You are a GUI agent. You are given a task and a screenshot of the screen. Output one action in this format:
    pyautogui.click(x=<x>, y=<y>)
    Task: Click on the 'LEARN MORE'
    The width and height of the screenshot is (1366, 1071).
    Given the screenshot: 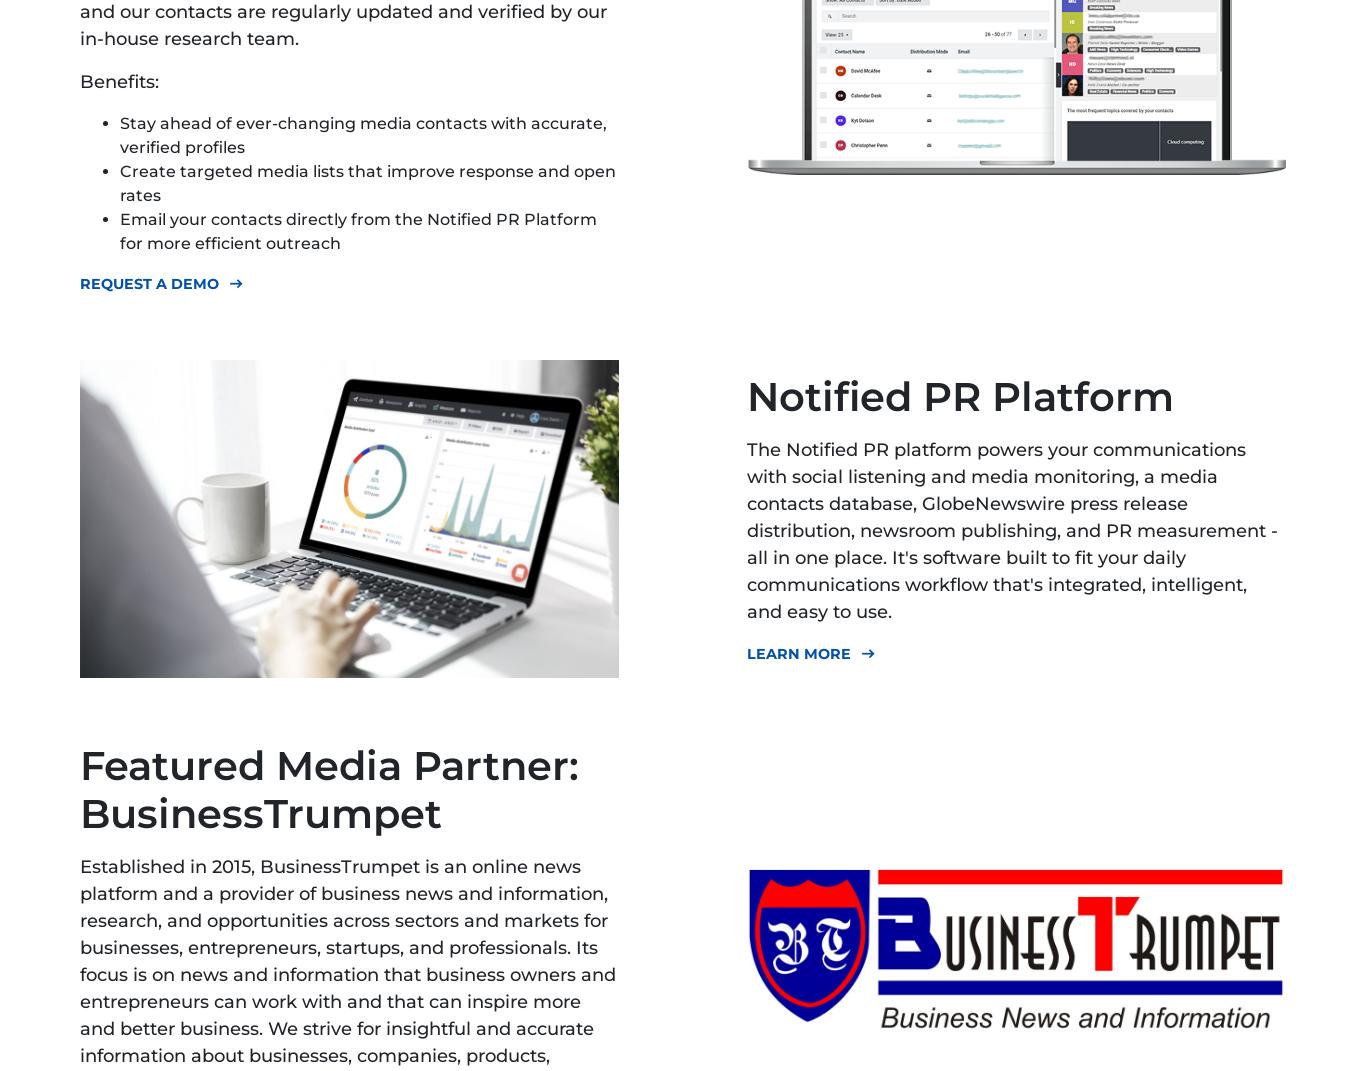 What is the action you would take?
    pyautogui.click(x=797, y=651)
    